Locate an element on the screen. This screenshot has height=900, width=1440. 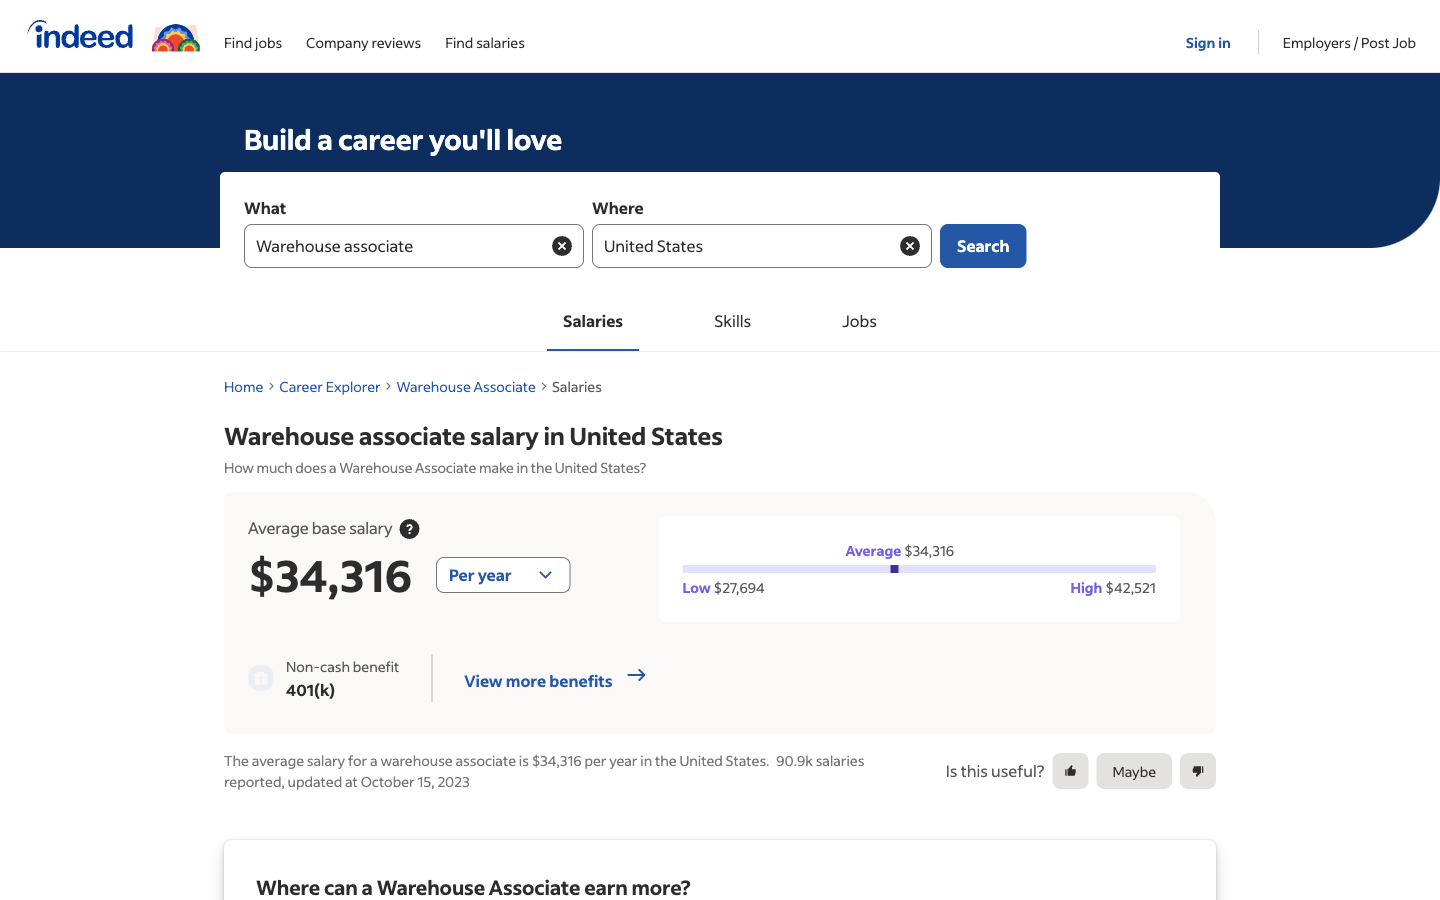
Undo the job location defined as "United States is located at coordinates (909, 244).